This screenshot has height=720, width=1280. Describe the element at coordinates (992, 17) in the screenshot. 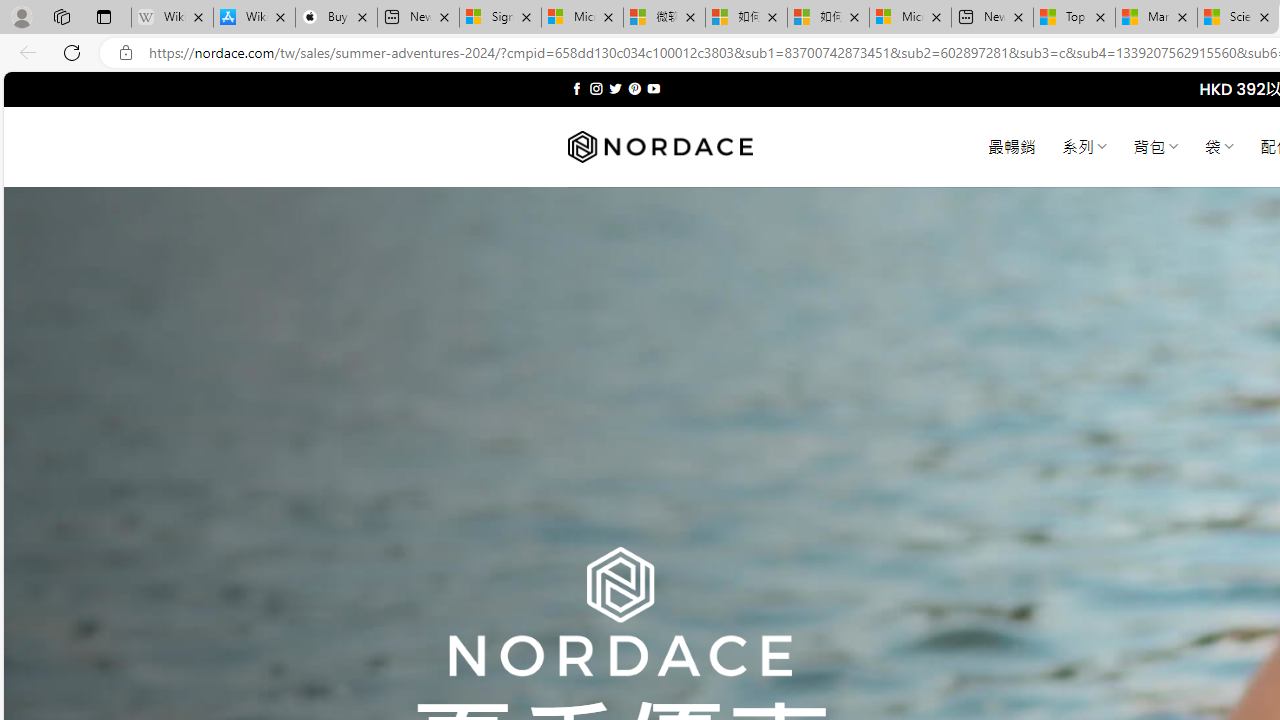

I see `'New tab'` at that location.